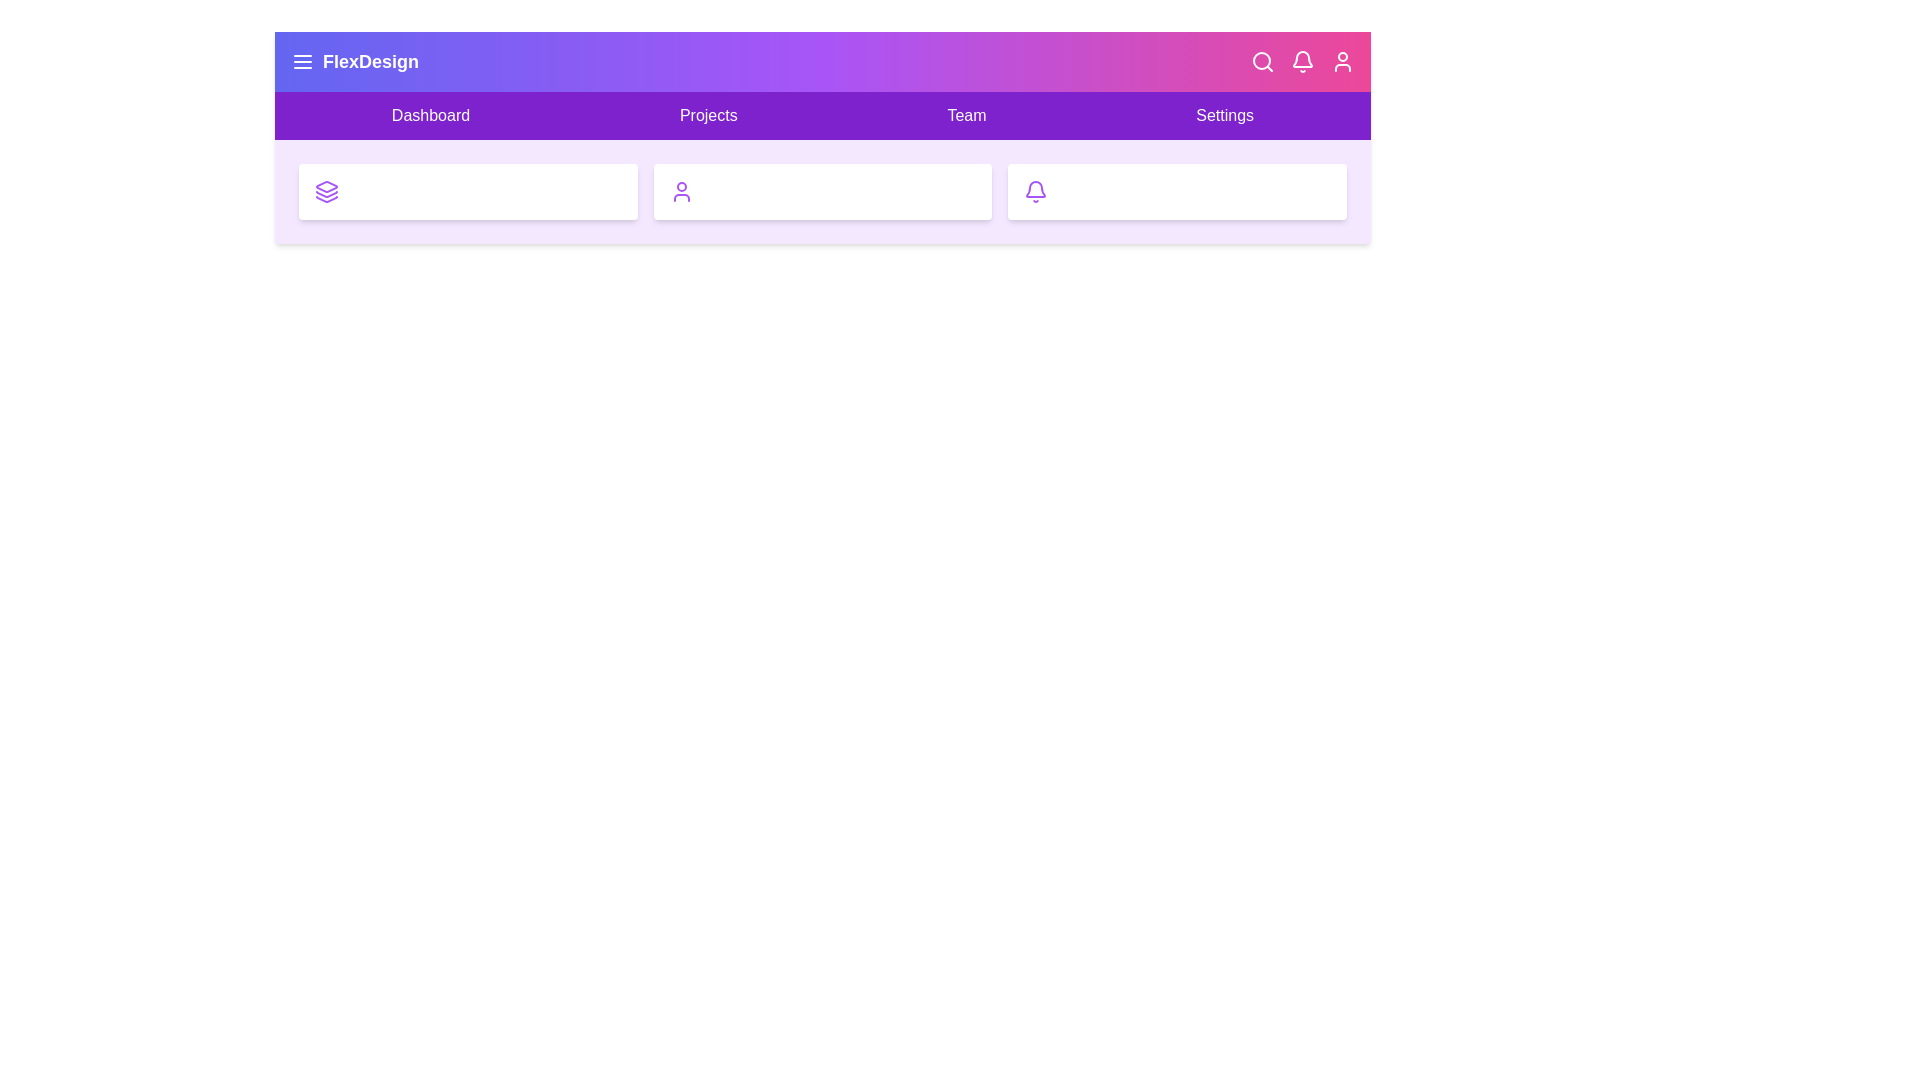 Image resolution: width=1920 pixels, height=1080 pixels. What do you see at coordinates (1343, 60) in the screenshot?
I see `the User icon in the top bar` at bounding box center [1343, 60].